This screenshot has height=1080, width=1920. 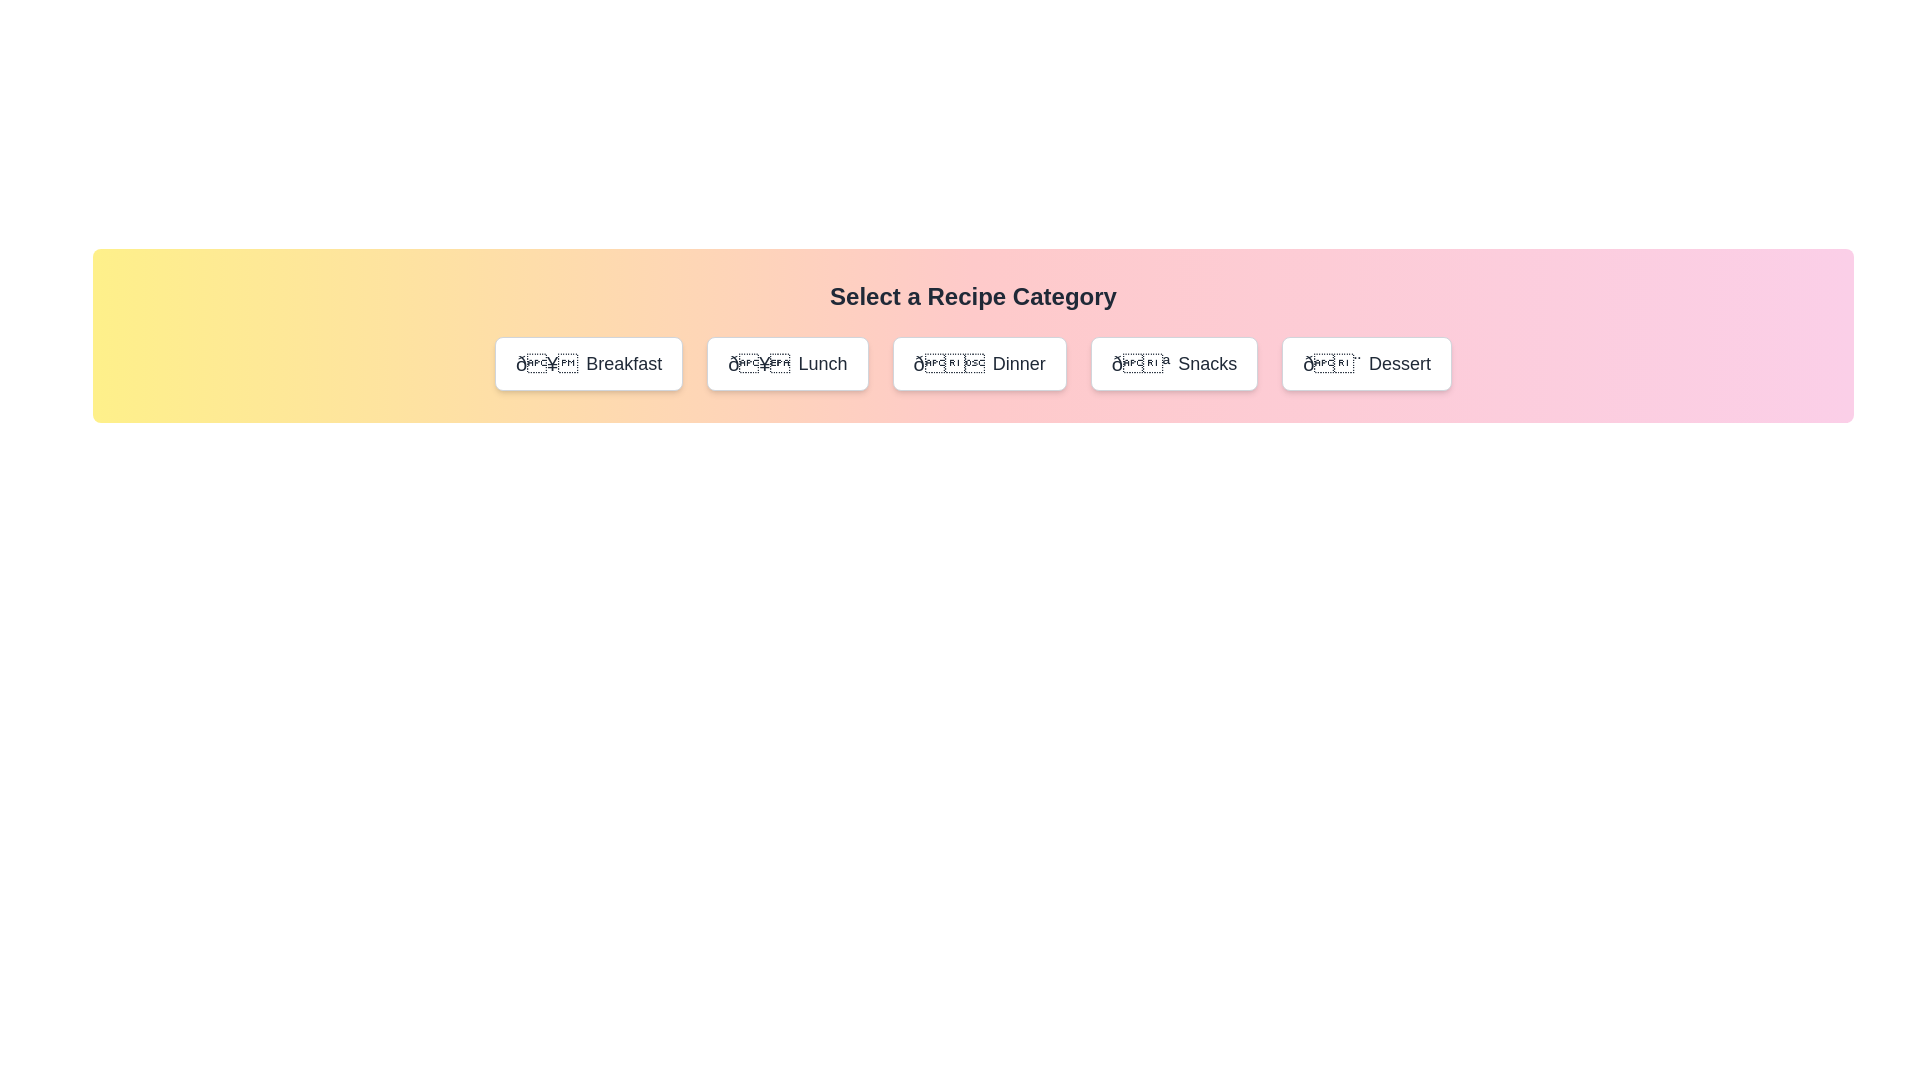 I want to click on the category Breakfast and read the displayed name, so click(x=588, y=363).